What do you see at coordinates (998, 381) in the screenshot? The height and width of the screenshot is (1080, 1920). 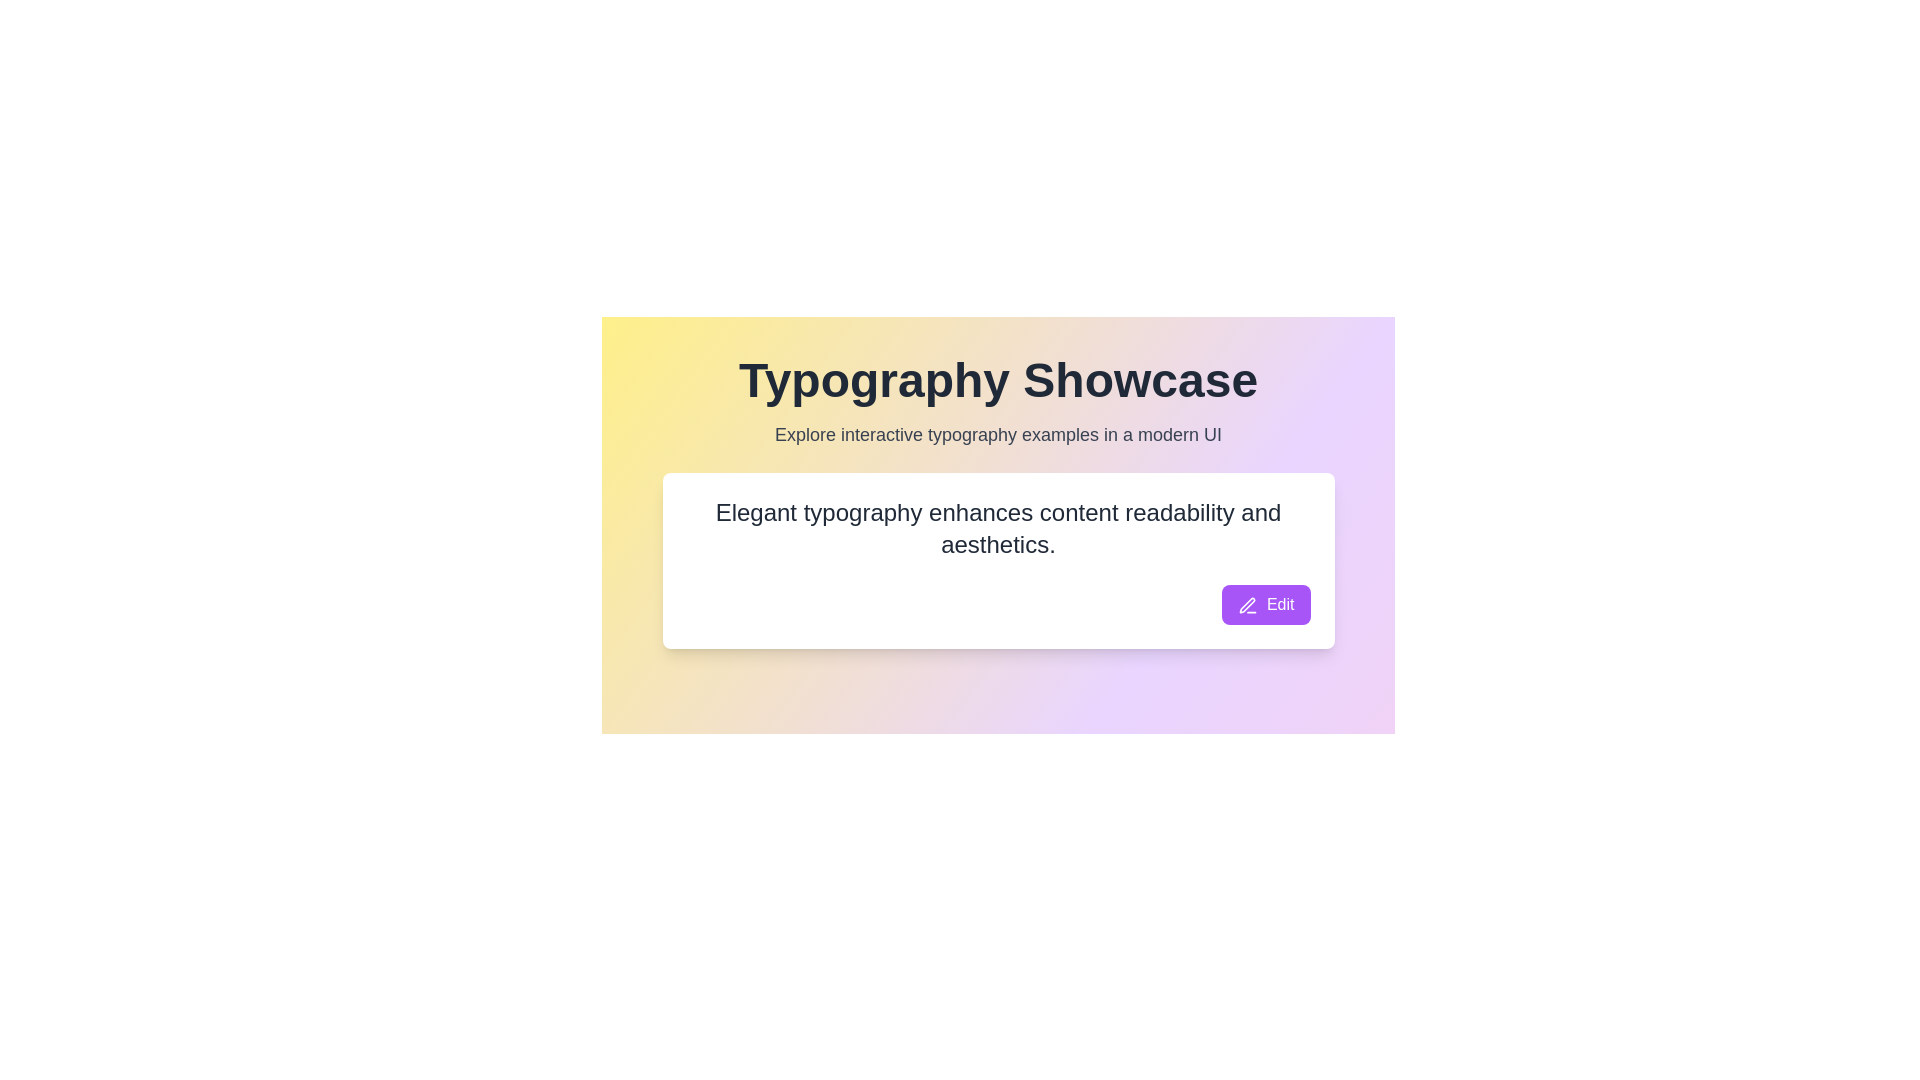 I see `the 'Typography Showcase' text display, which is a large, bold text element located at the top center of the interface` at bounding box center [998, 381].